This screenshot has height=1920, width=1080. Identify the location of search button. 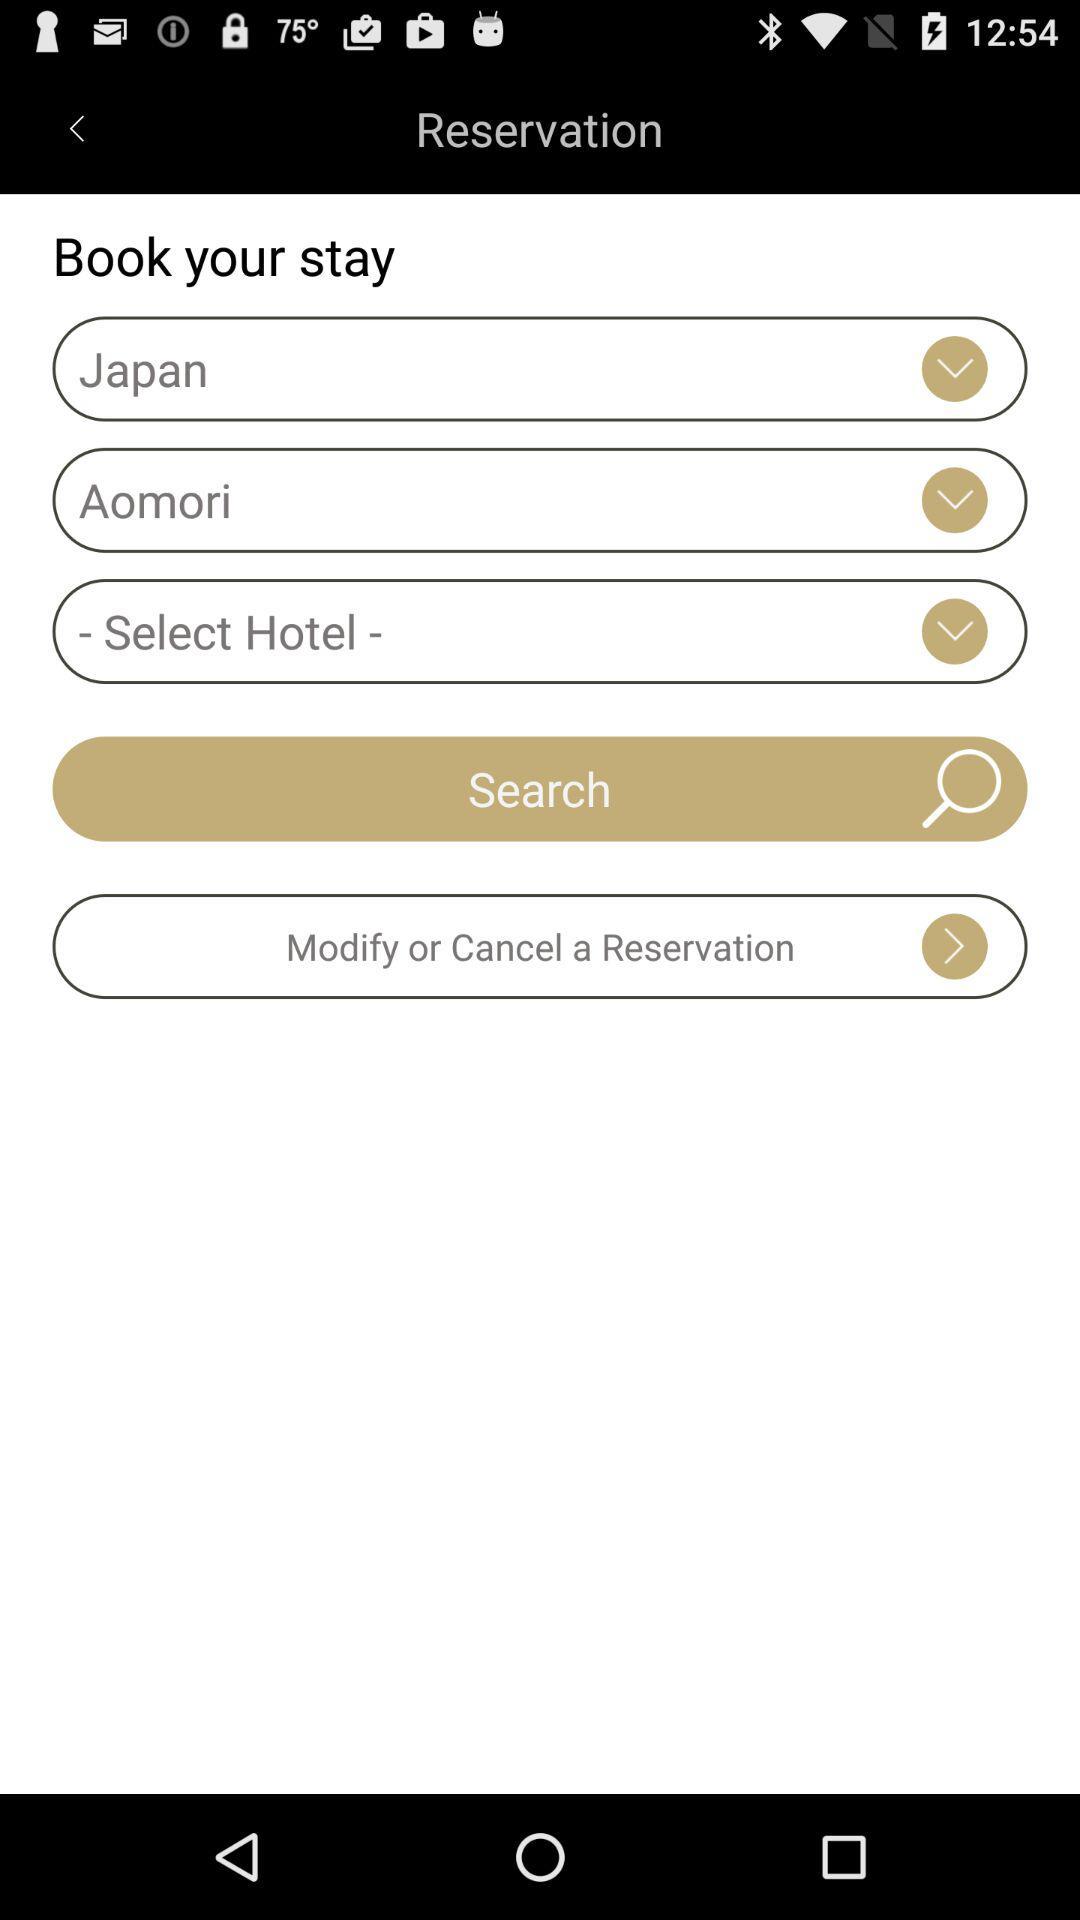
(540, 787).